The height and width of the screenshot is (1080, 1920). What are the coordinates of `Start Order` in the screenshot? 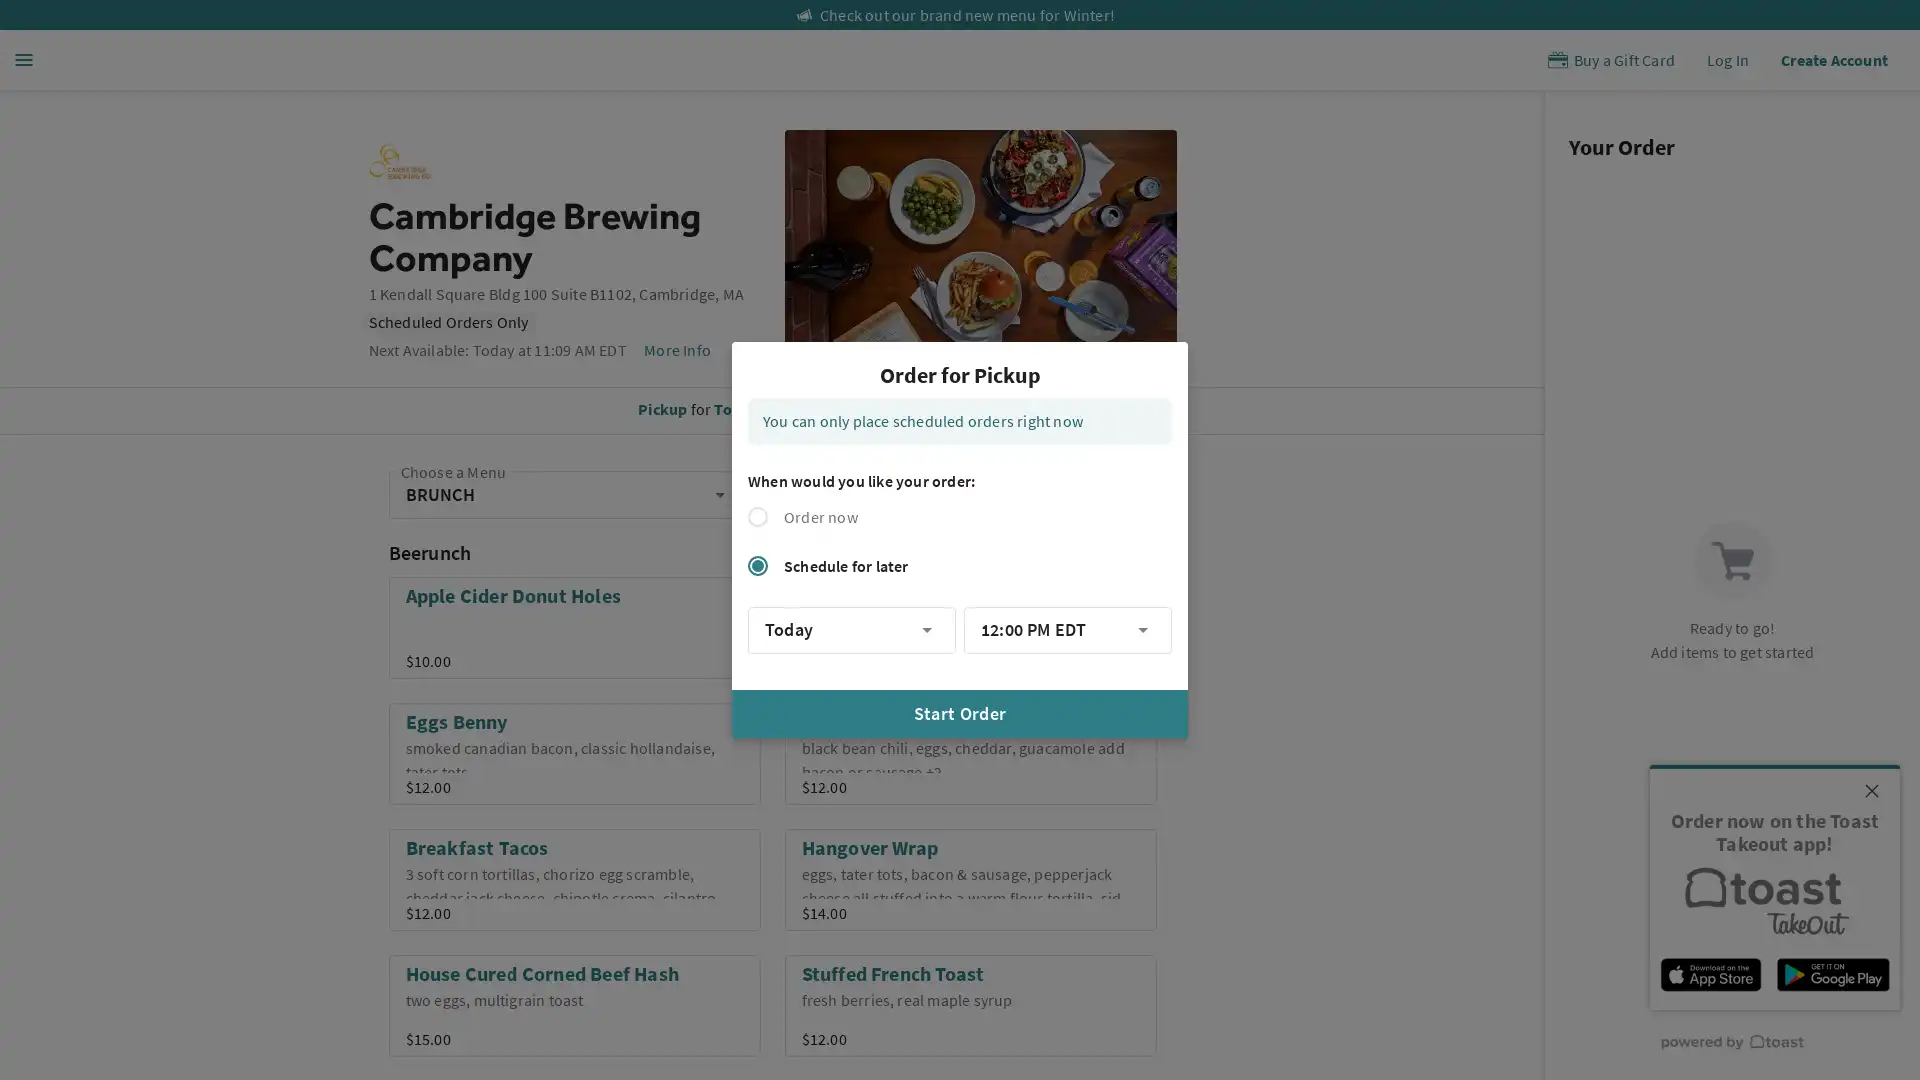 It's located at (960, 712).